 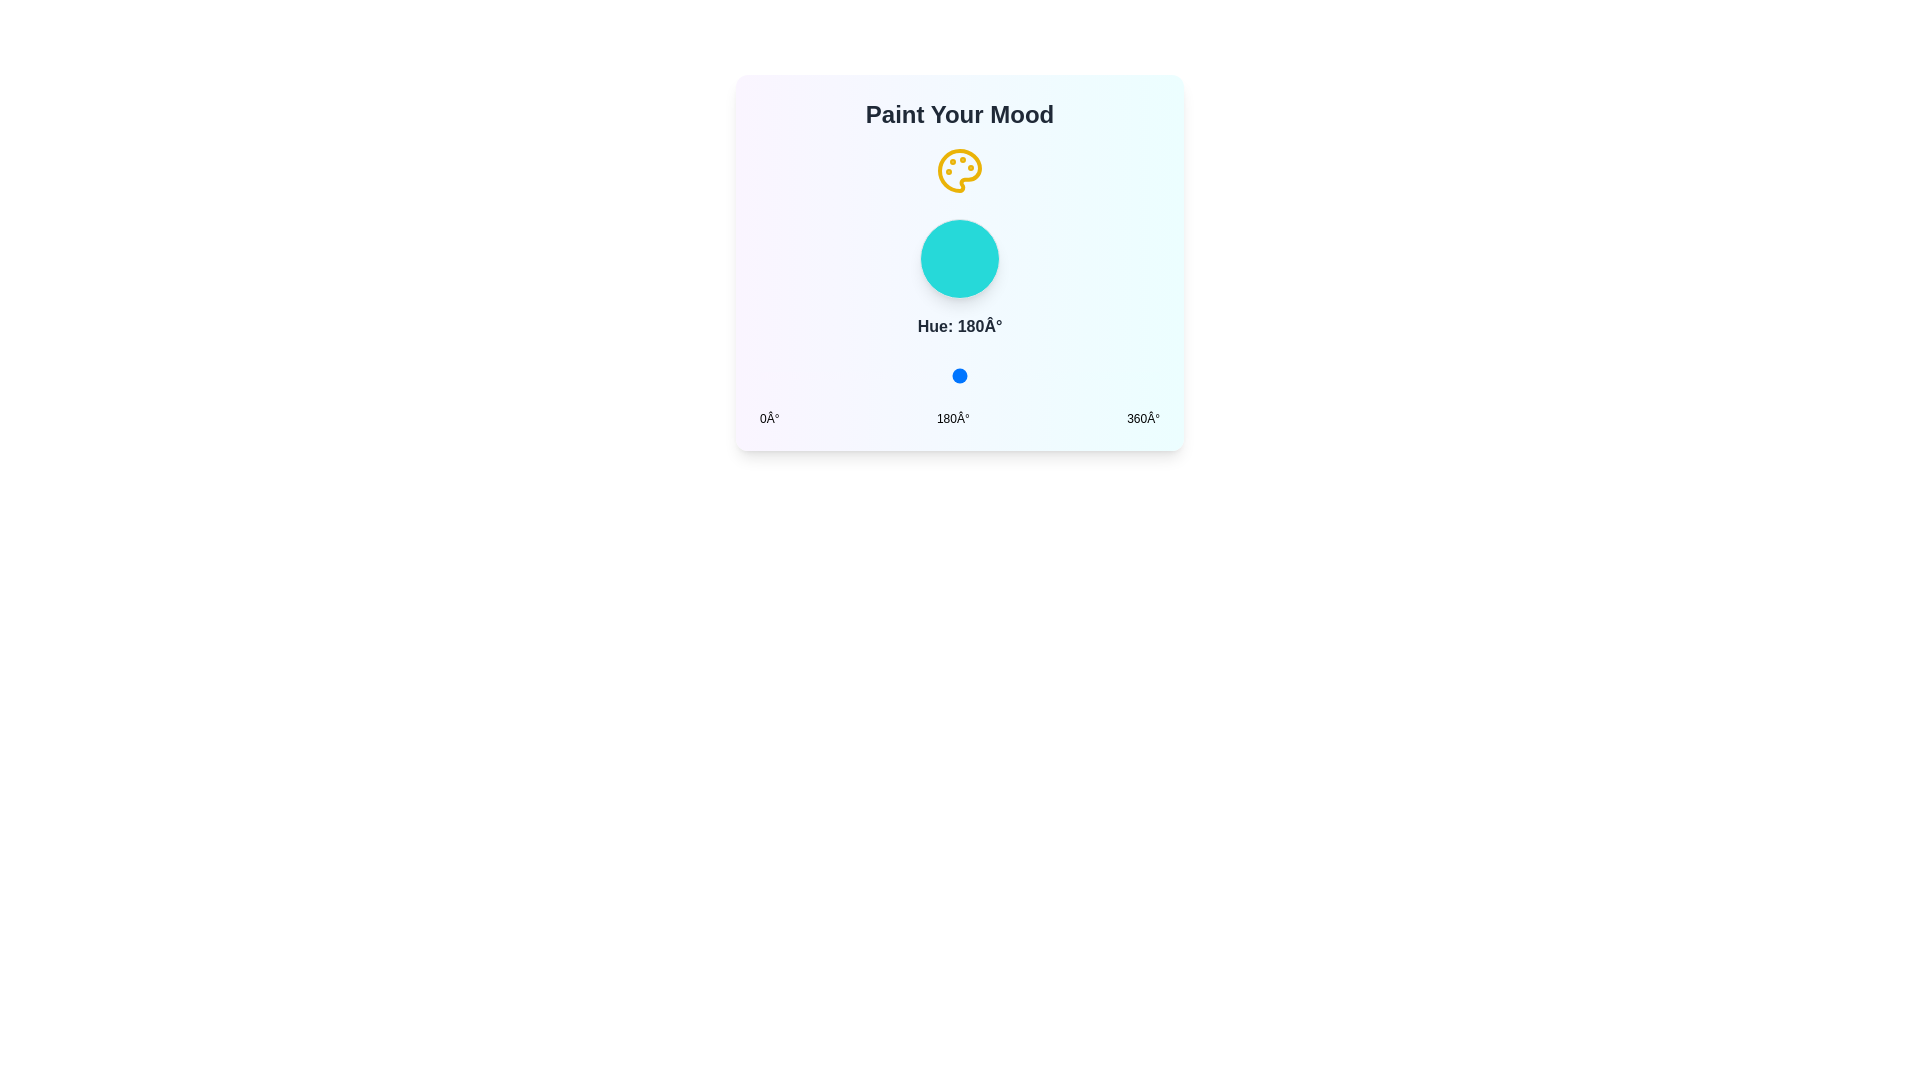 What do you see at coordinates (1018, 375) in the screenshot?
I see `the hue slider to set the hue to 233 degrees` at bounding box center [1018, 375].